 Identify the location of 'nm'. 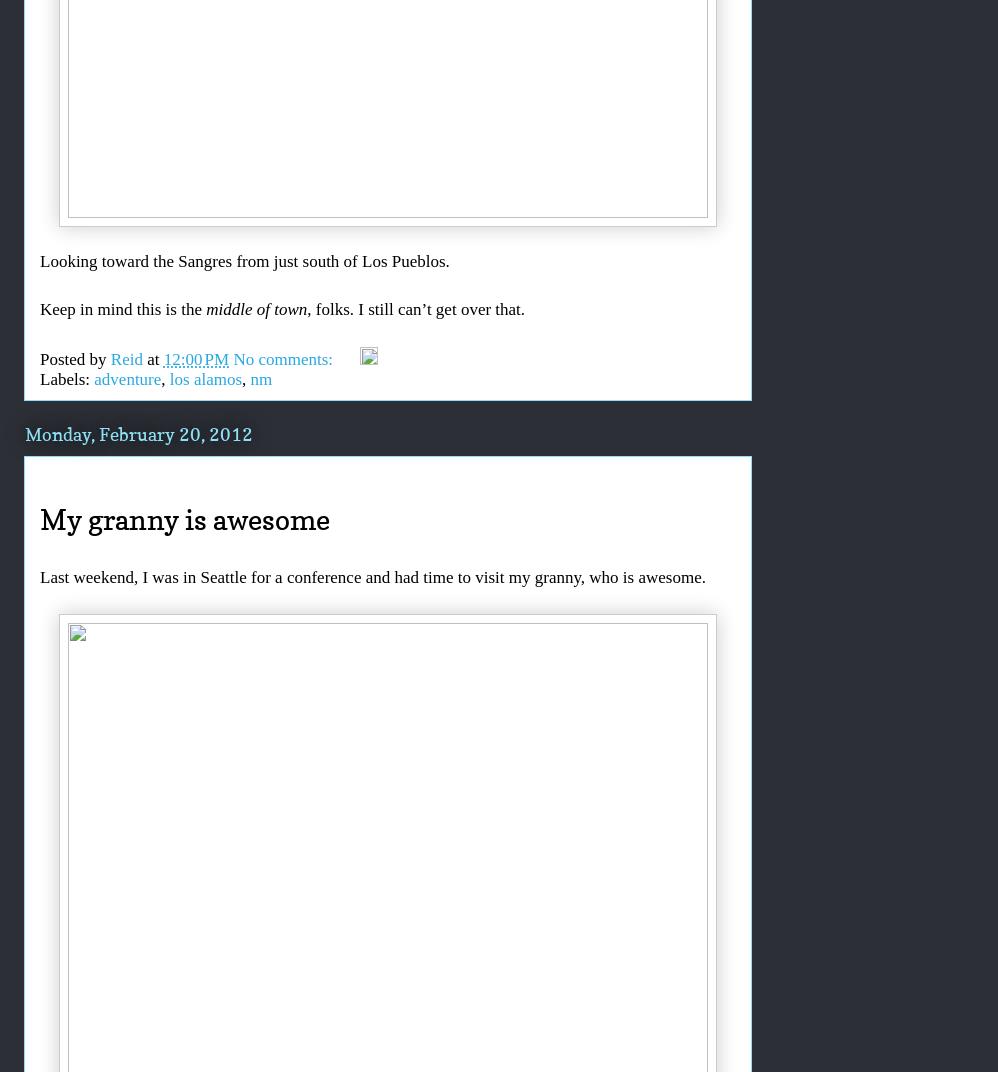
(259, 379).